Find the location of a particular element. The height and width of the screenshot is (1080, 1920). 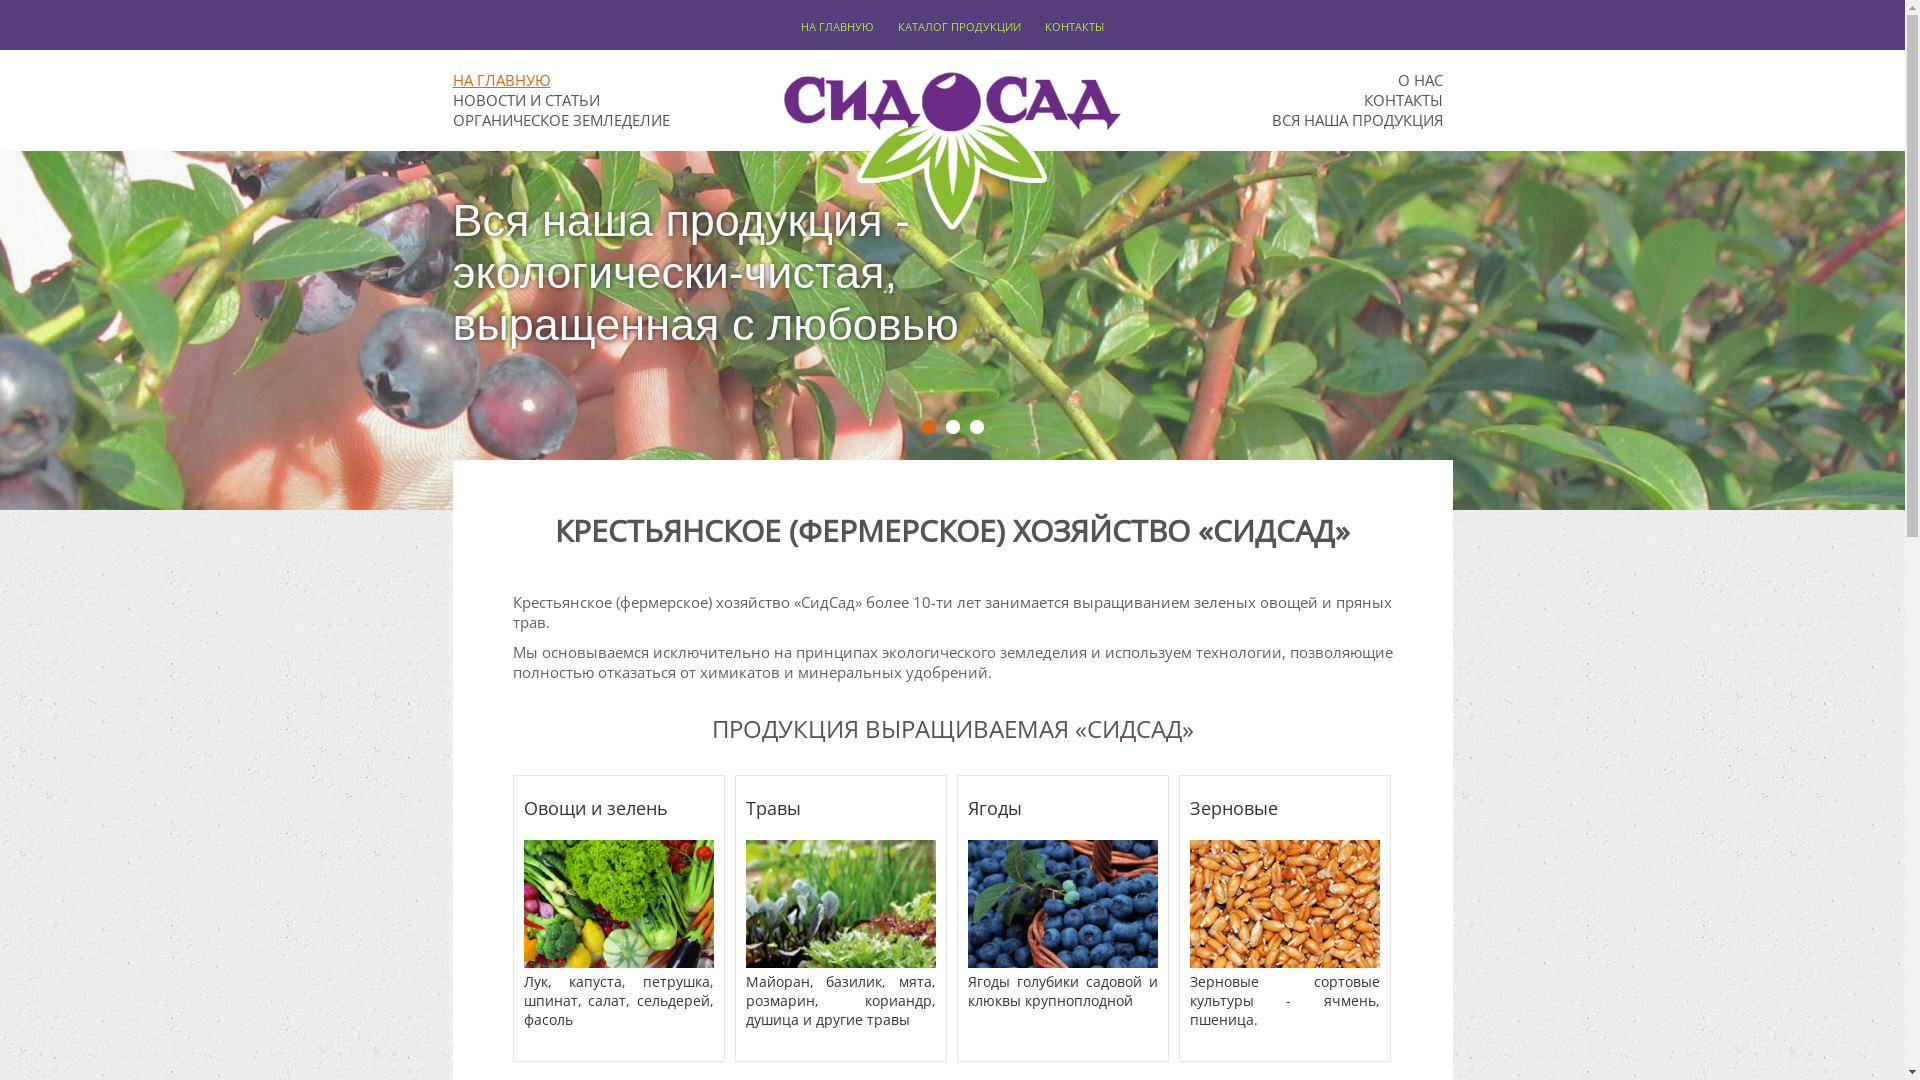

'3' is located at coordinates (977, 426).